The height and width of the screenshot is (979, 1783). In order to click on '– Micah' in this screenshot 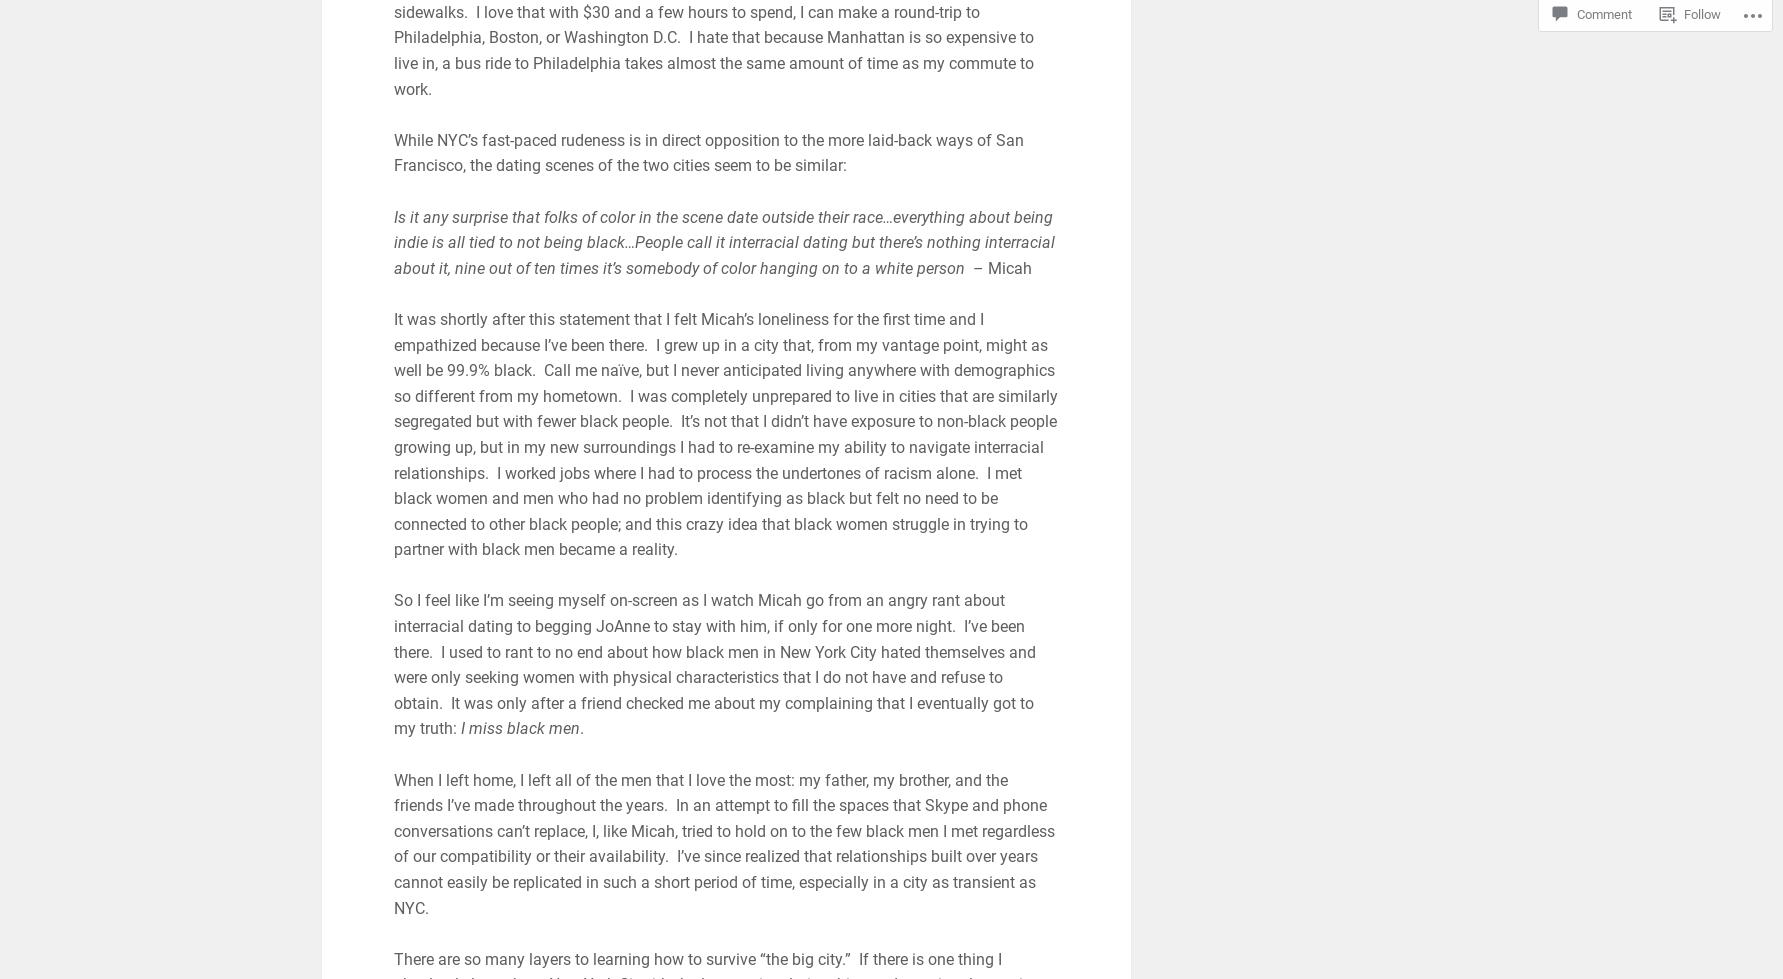, I will do `click(999, 267)`.